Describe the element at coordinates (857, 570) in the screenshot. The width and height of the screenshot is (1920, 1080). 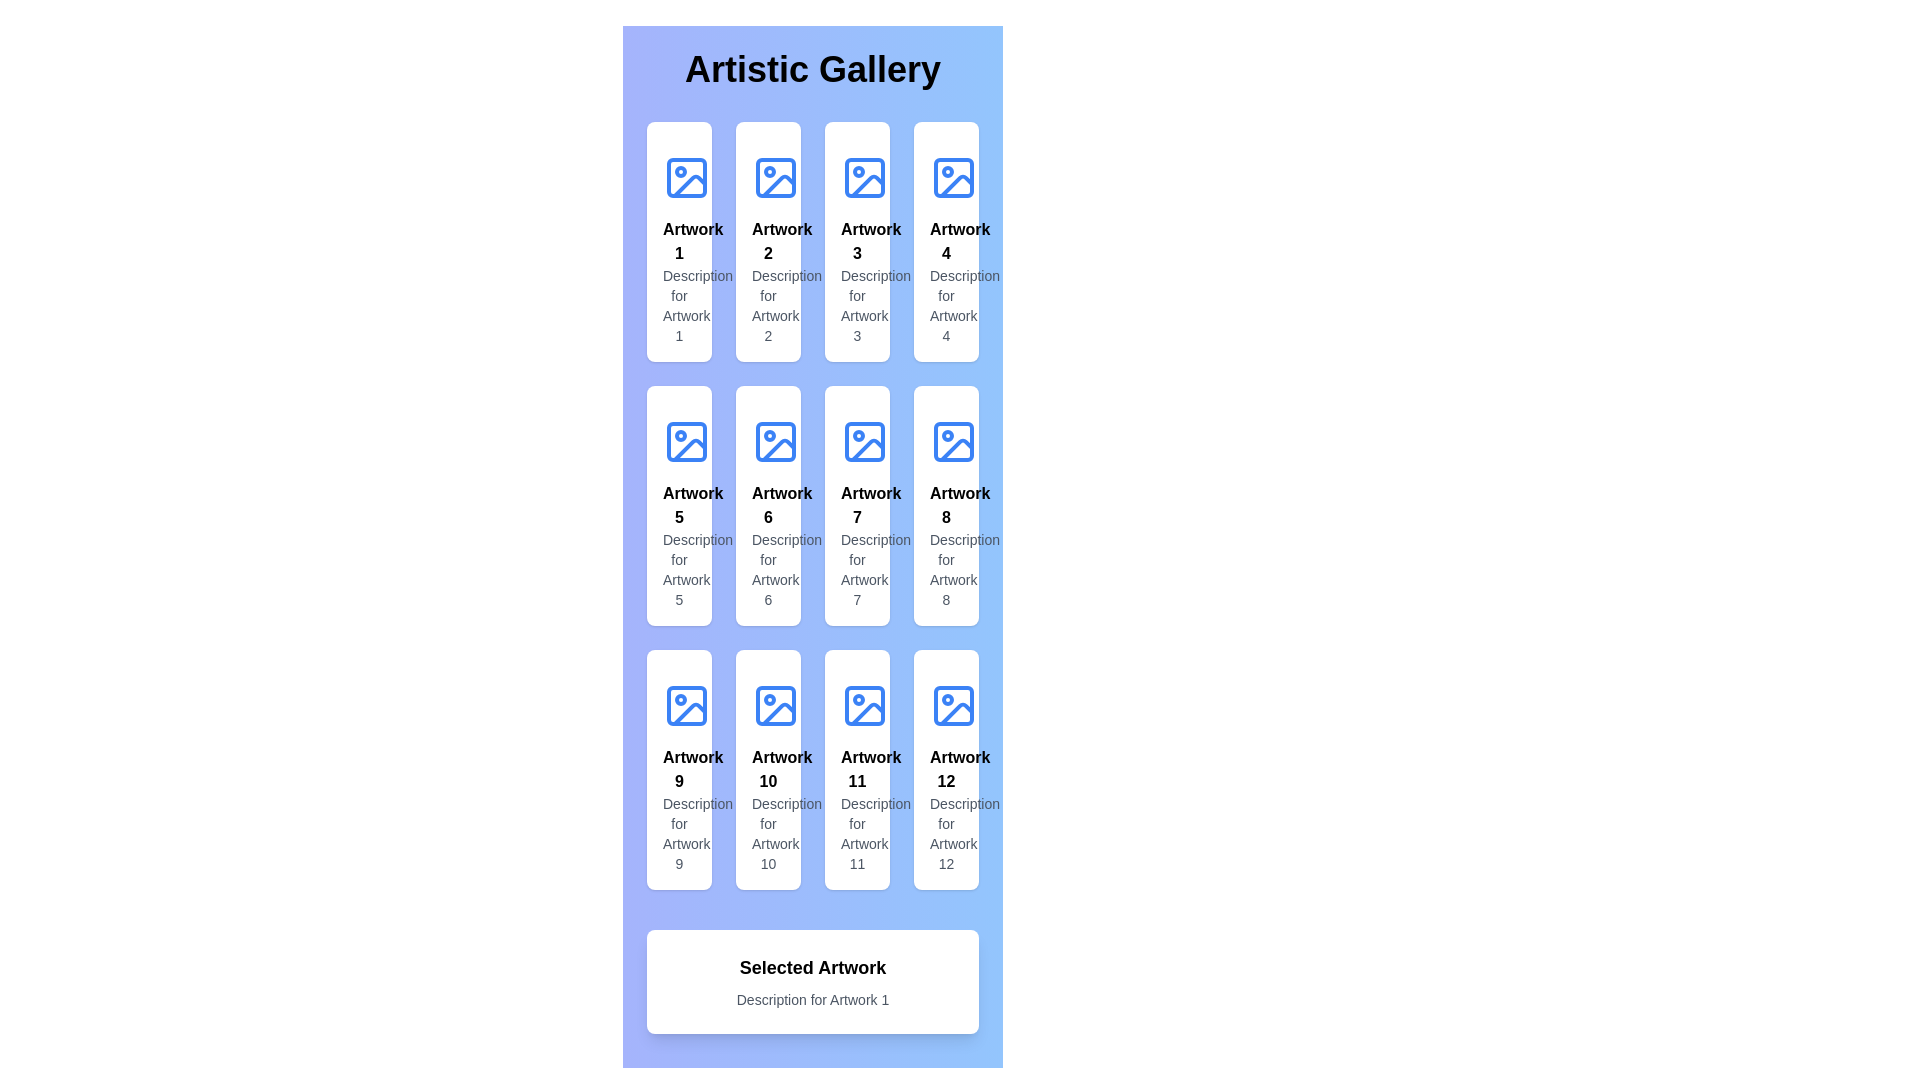
I see `the Text label providing context or identification for 'Artwork 7', located in the bottom section of the card in the third column of the second row of a grid layout` at that location.